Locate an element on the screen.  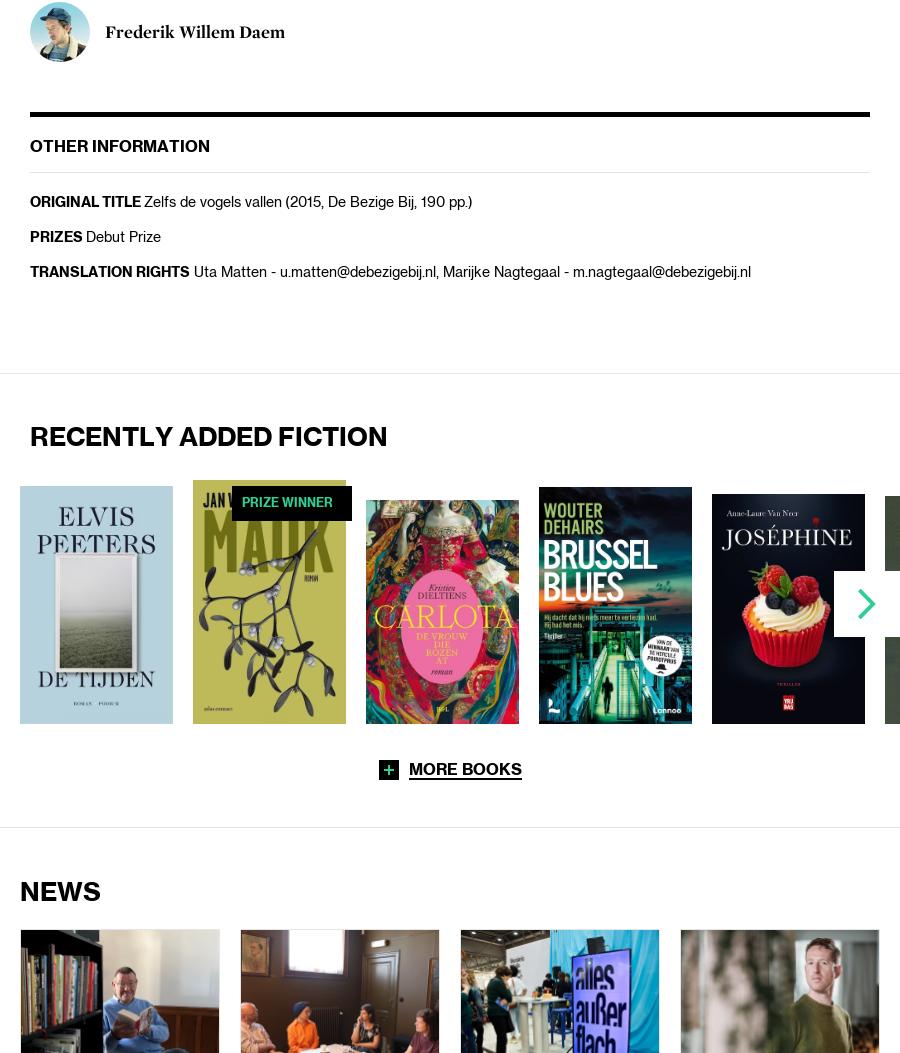
'Debut Prize' is located at coordinates (123, 237).